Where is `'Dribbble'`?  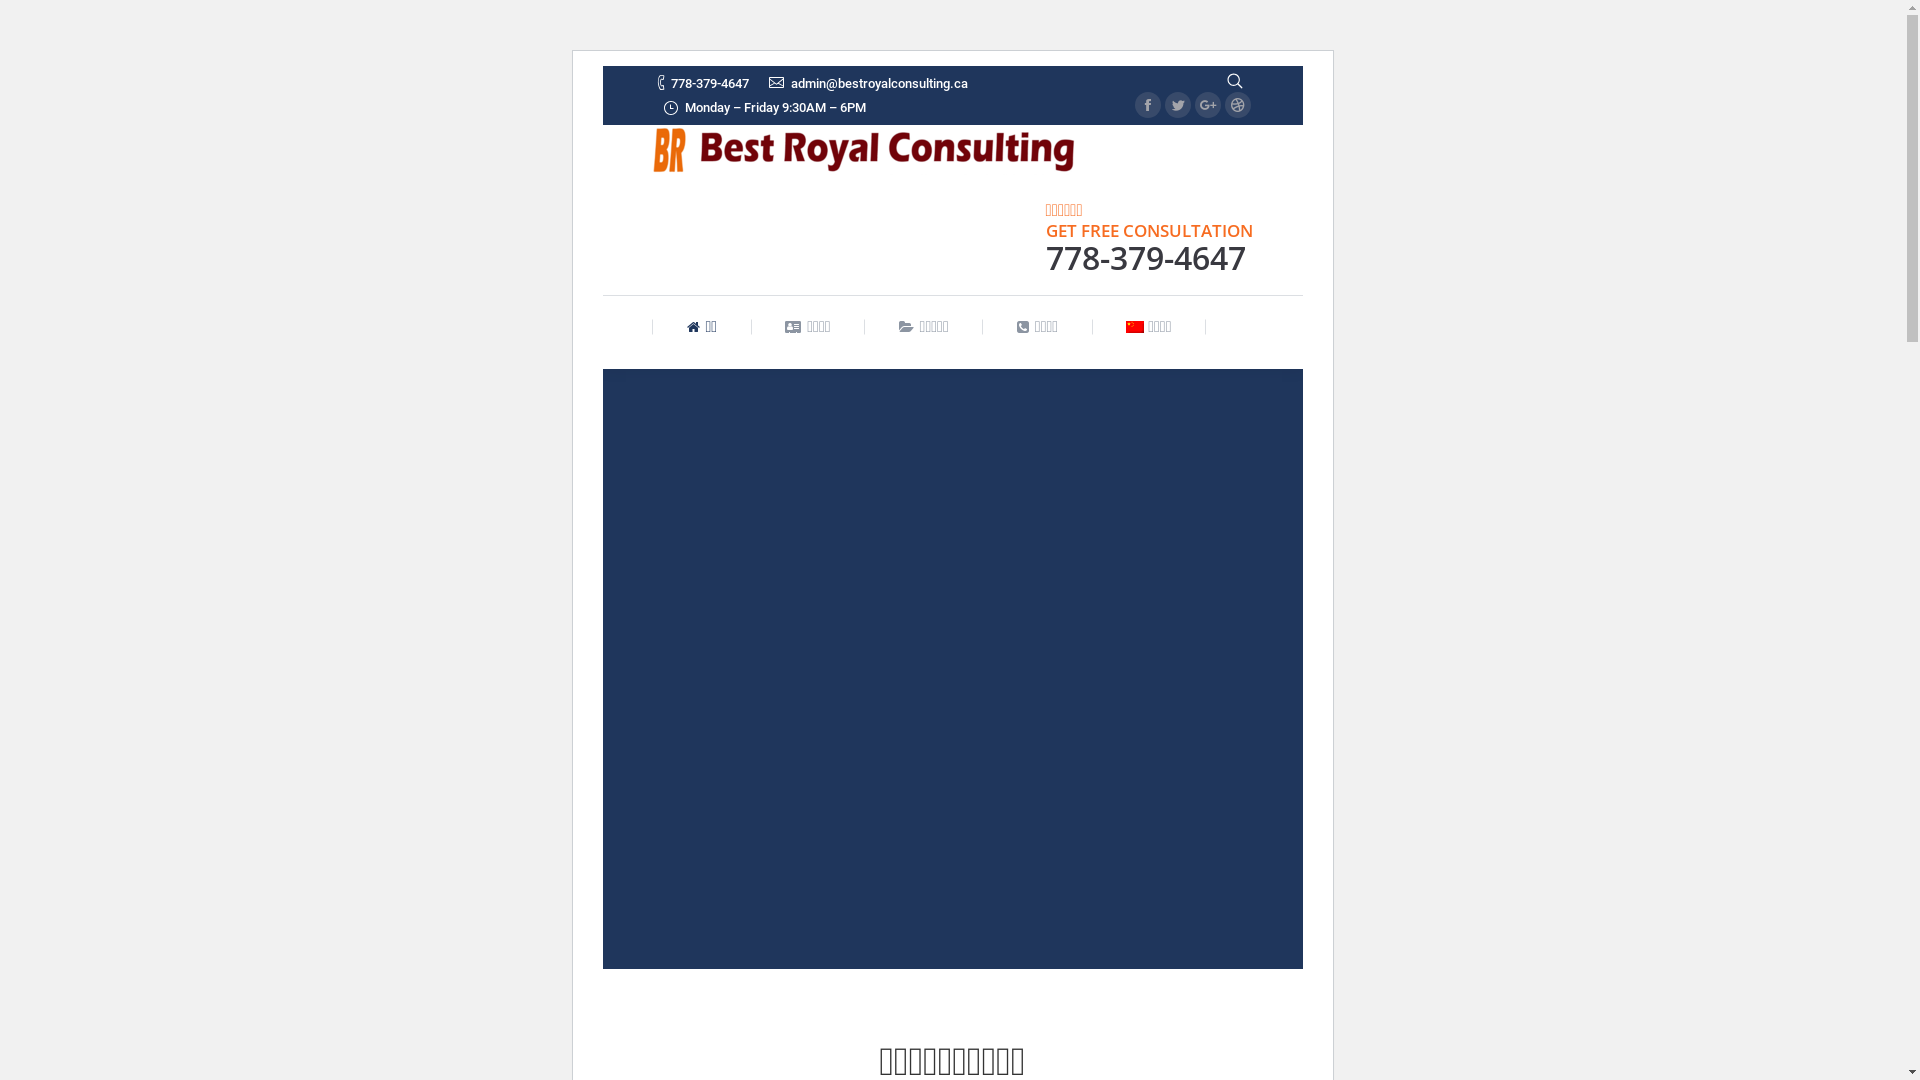
'Dribbble' is located at coordinates (1223, 104).